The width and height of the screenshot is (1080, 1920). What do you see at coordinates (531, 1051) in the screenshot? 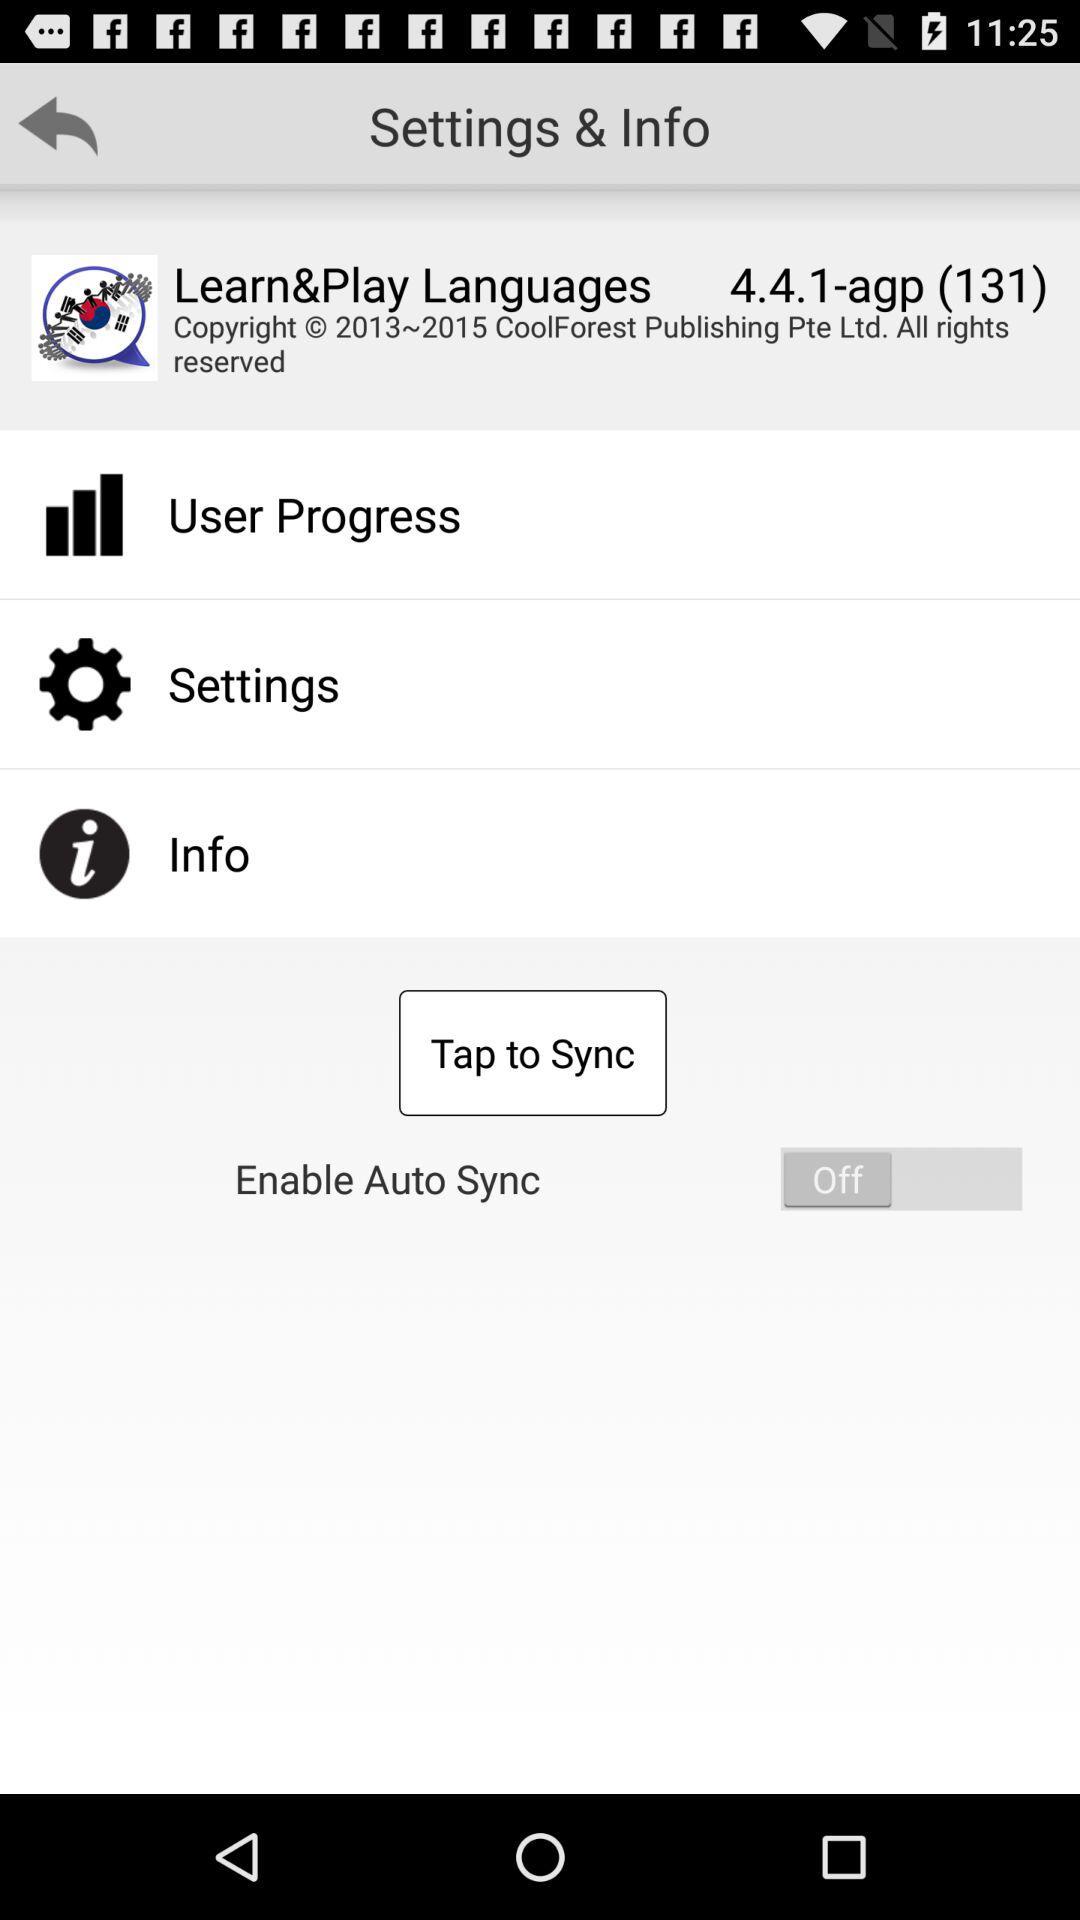
I see `the app below user progress app` at bounding box center [531, 1051].